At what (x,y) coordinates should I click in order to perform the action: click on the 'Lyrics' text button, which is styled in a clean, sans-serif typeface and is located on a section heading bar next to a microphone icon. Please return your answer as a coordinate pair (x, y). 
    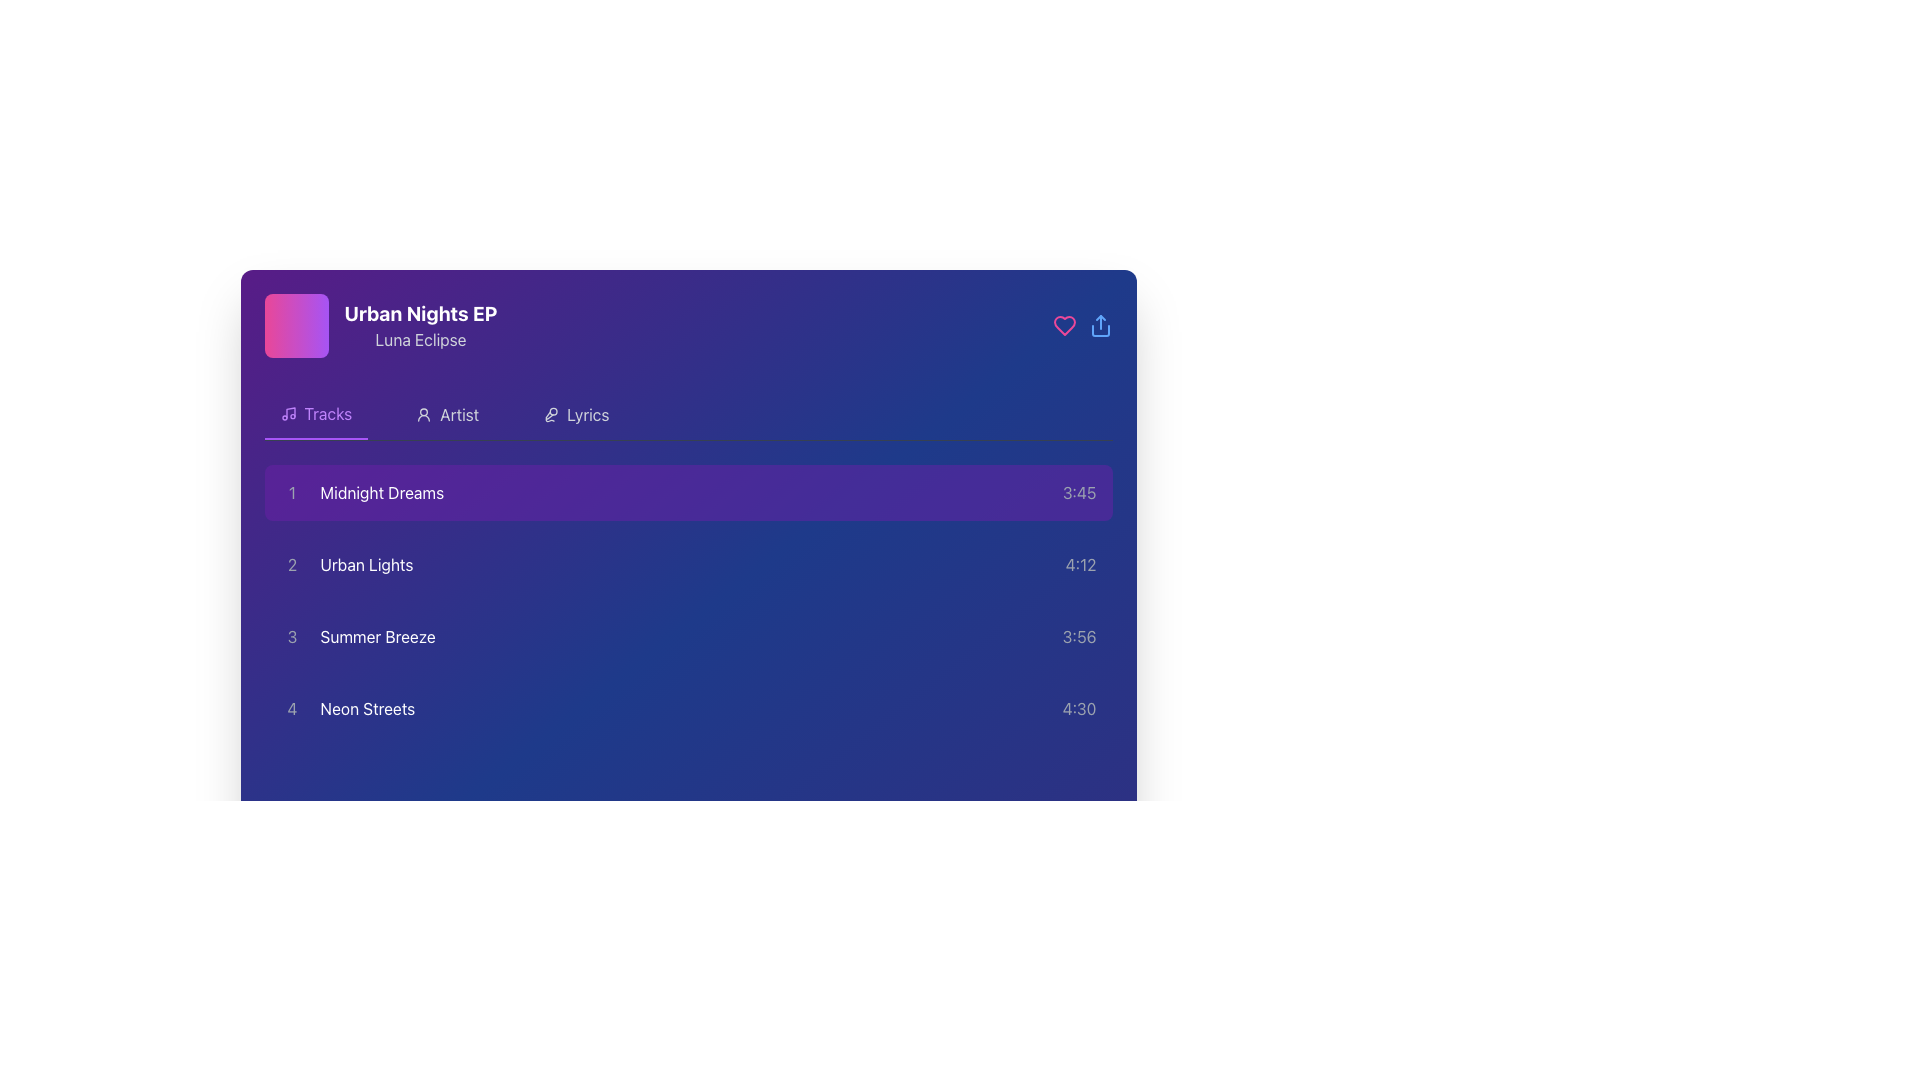
    Looking at the image, I should click on (587, 414).